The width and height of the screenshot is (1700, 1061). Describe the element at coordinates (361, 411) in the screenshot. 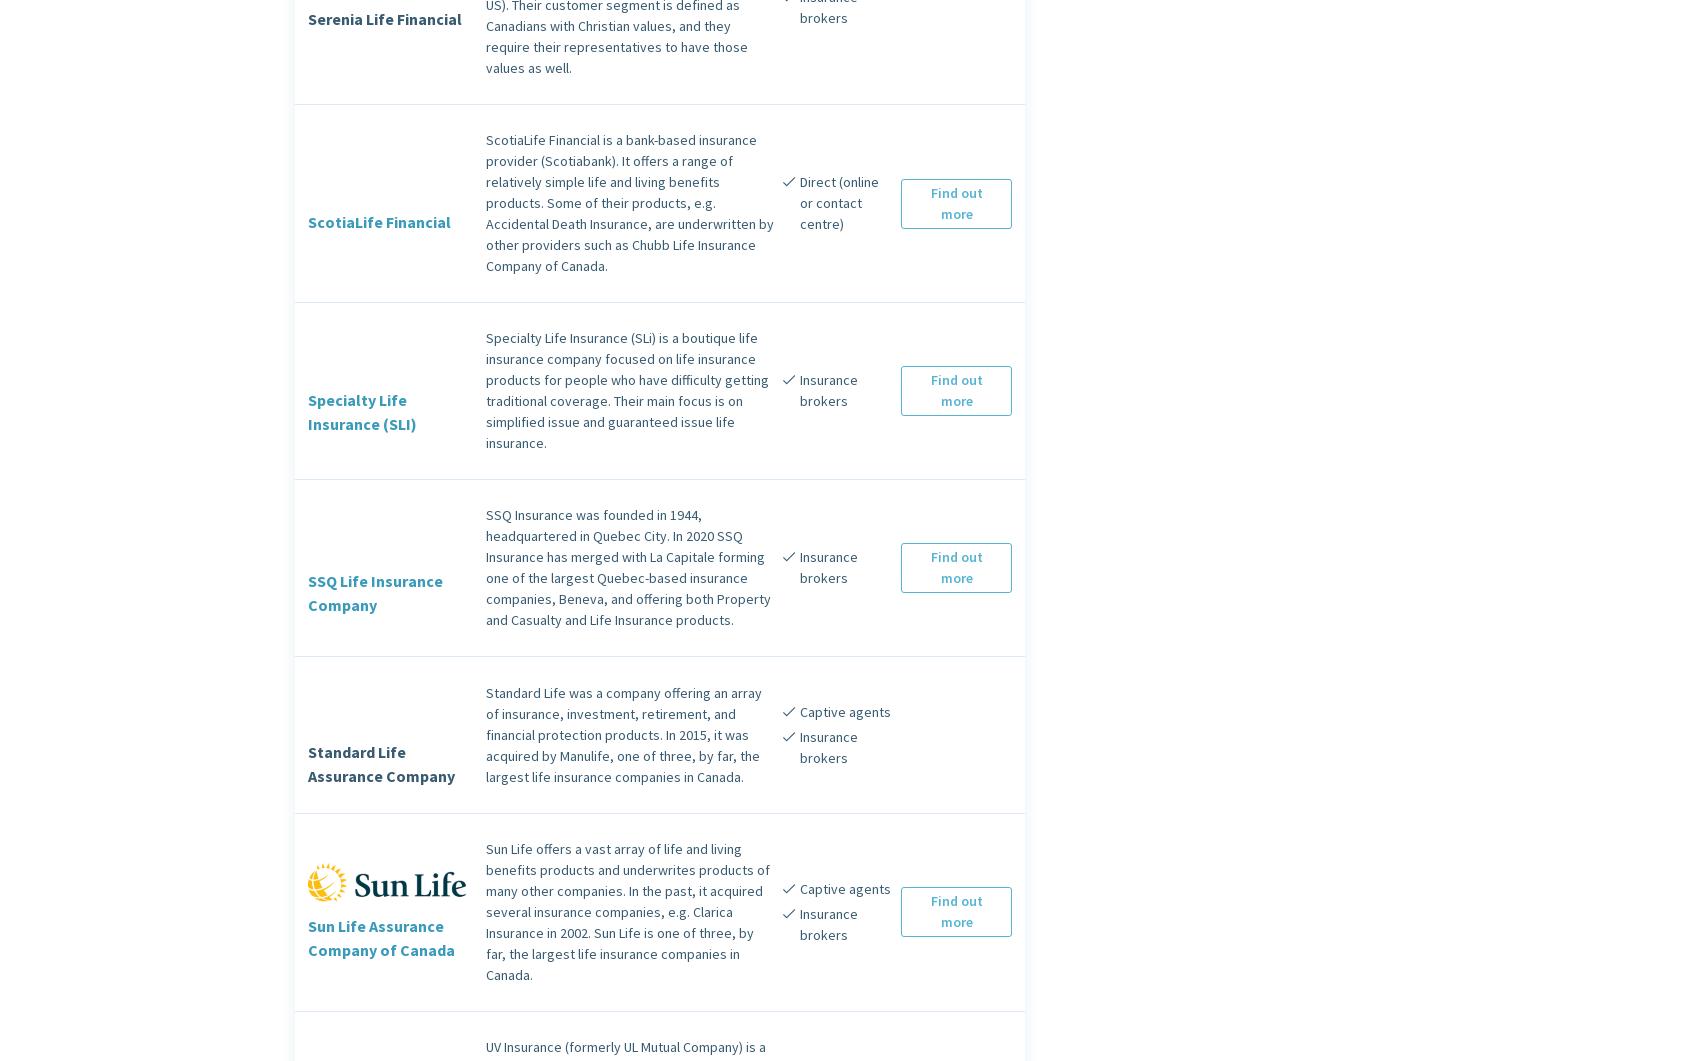

I see `'Specialty Life Insurance (SLI)'` at that location.